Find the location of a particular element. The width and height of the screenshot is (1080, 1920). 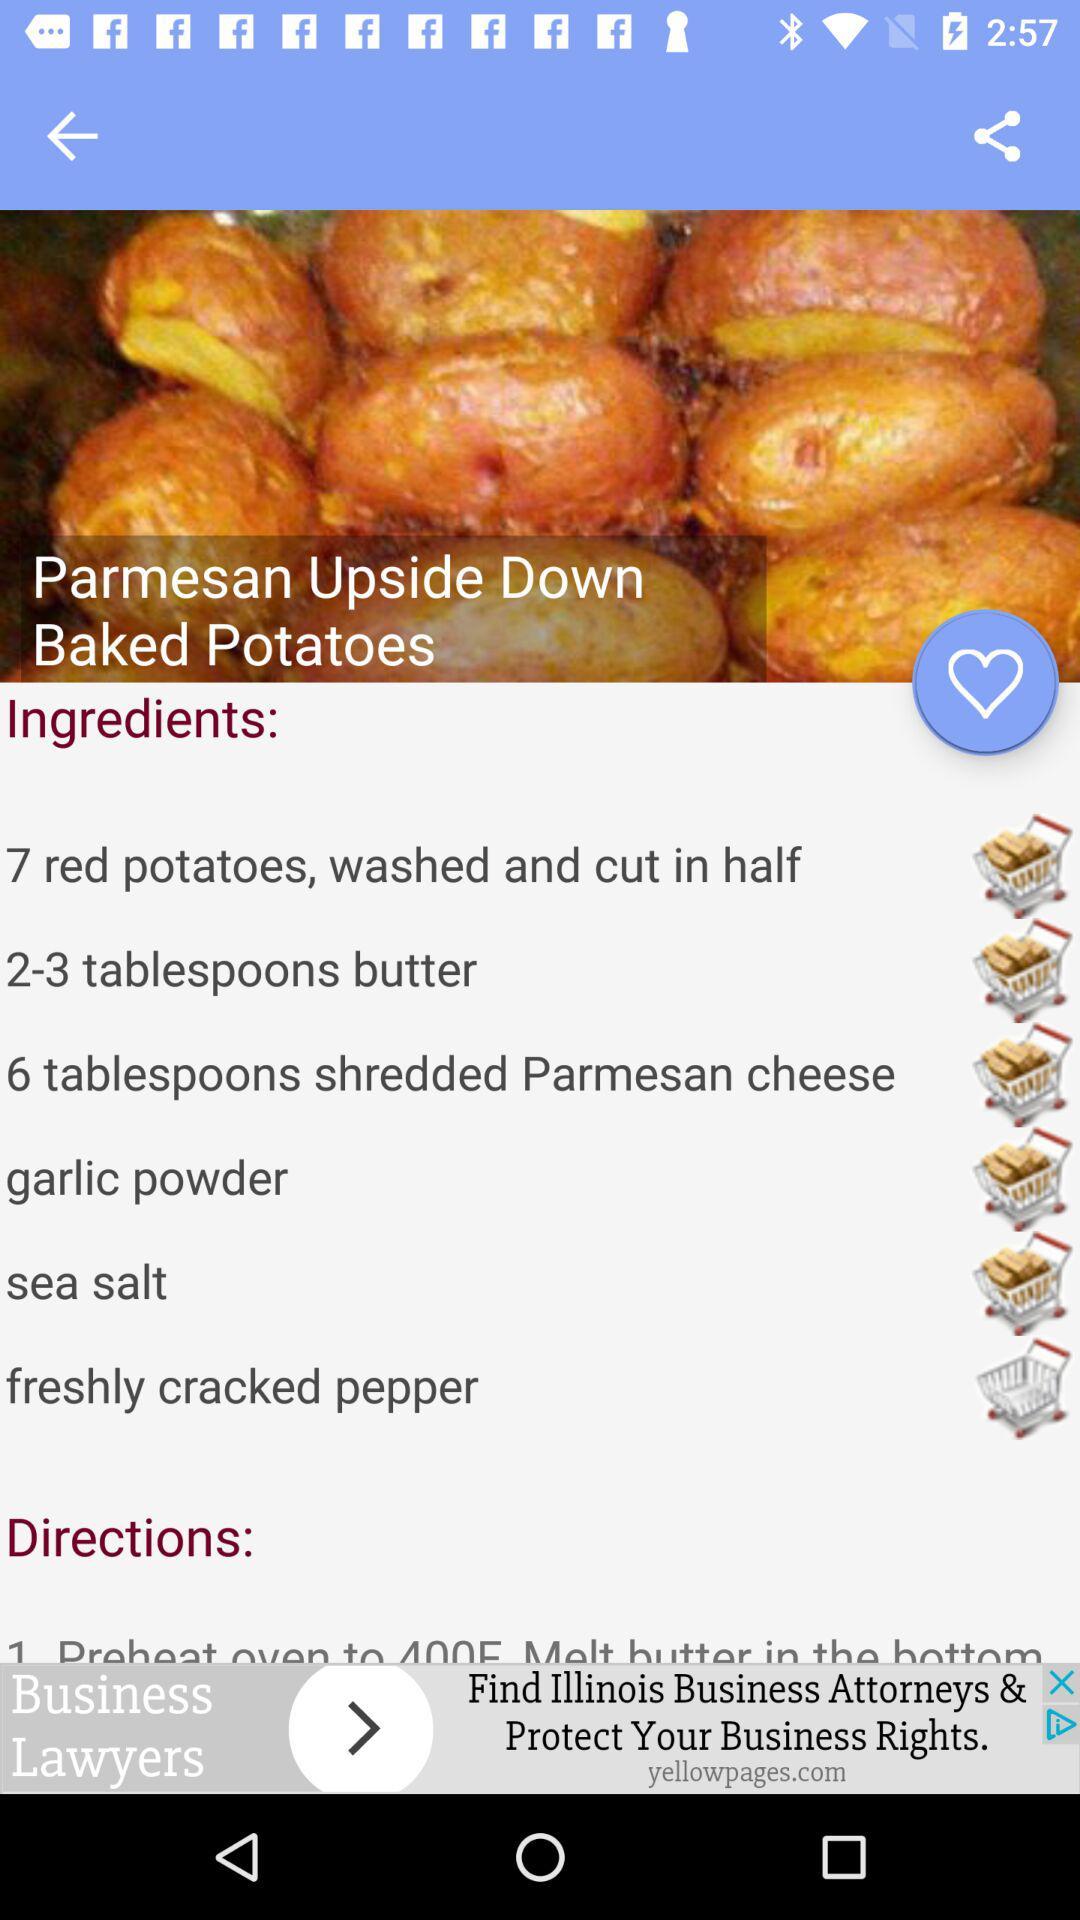

previous page is located at coordinates (71, 135).